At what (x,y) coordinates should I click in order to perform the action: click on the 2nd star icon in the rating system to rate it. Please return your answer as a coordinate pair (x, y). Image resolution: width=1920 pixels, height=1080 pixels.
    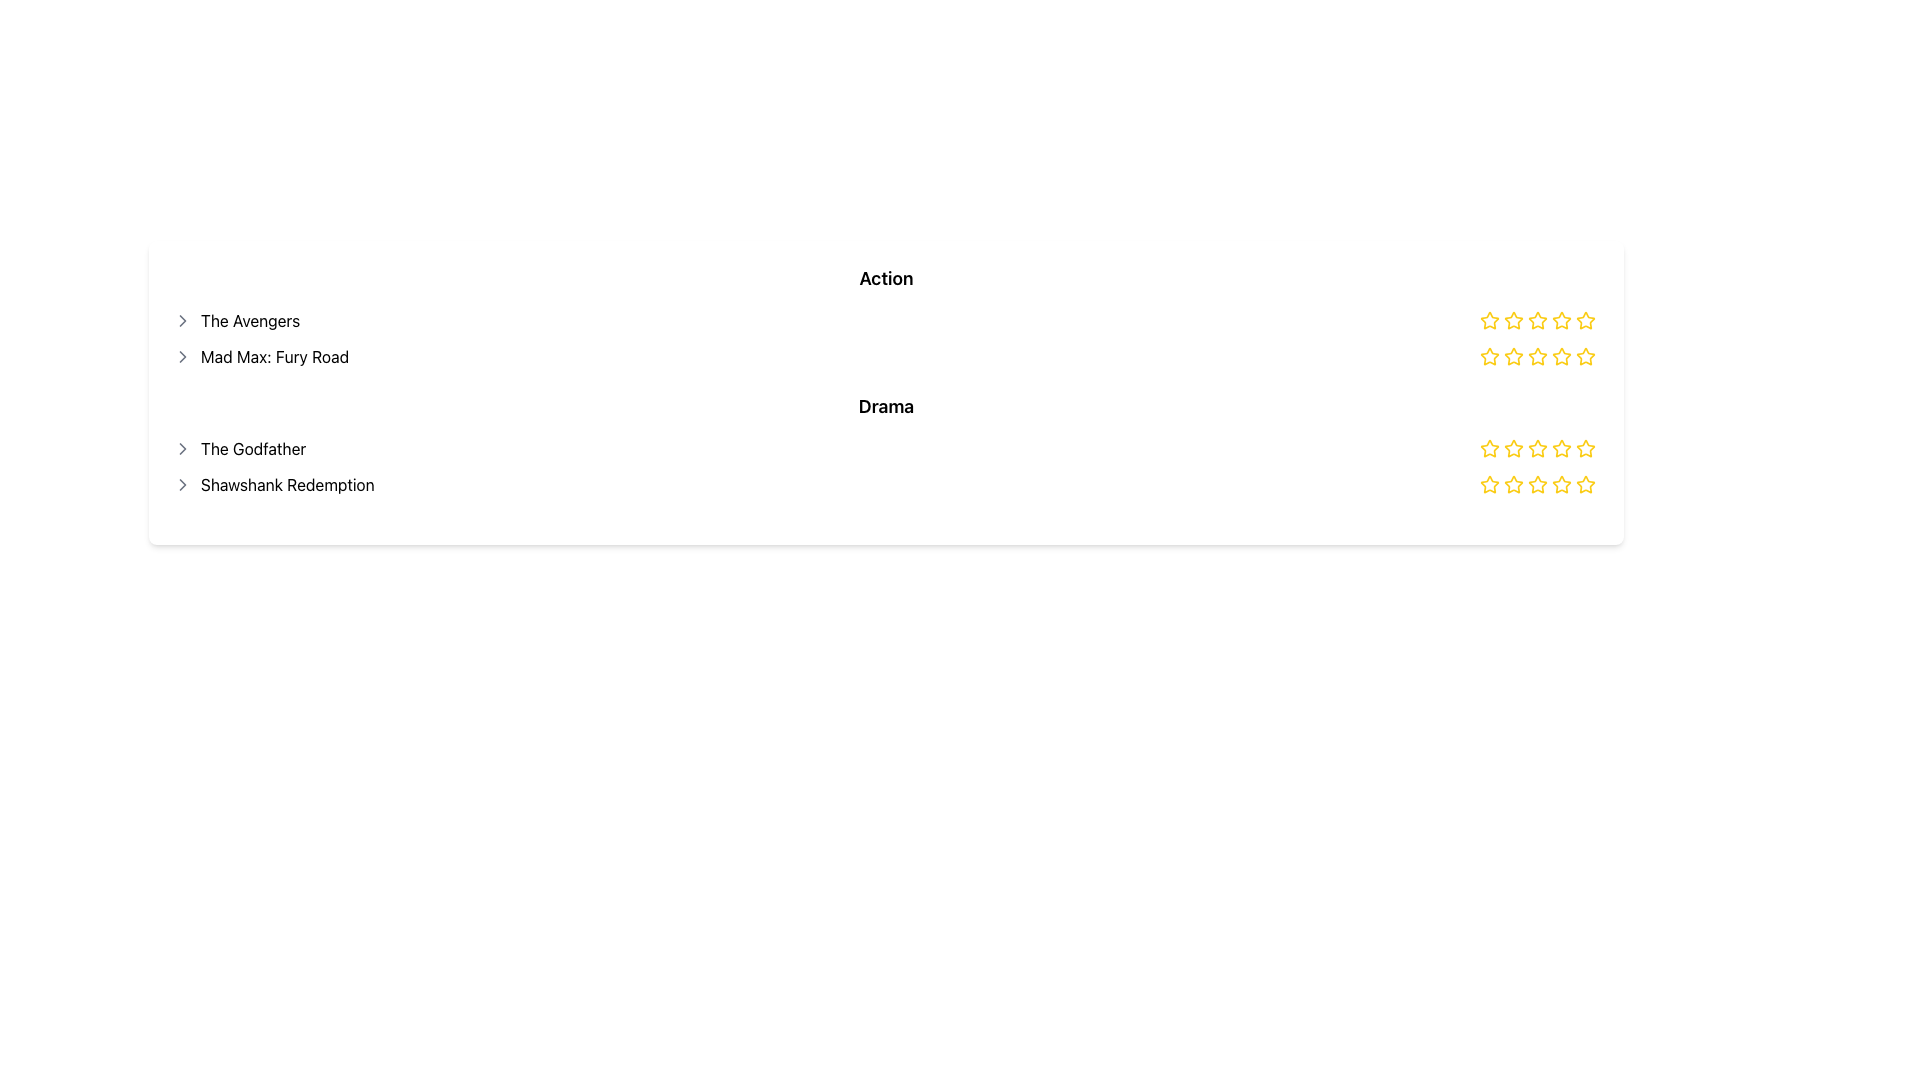
    Looking at the image, I should click on (1513, 356).